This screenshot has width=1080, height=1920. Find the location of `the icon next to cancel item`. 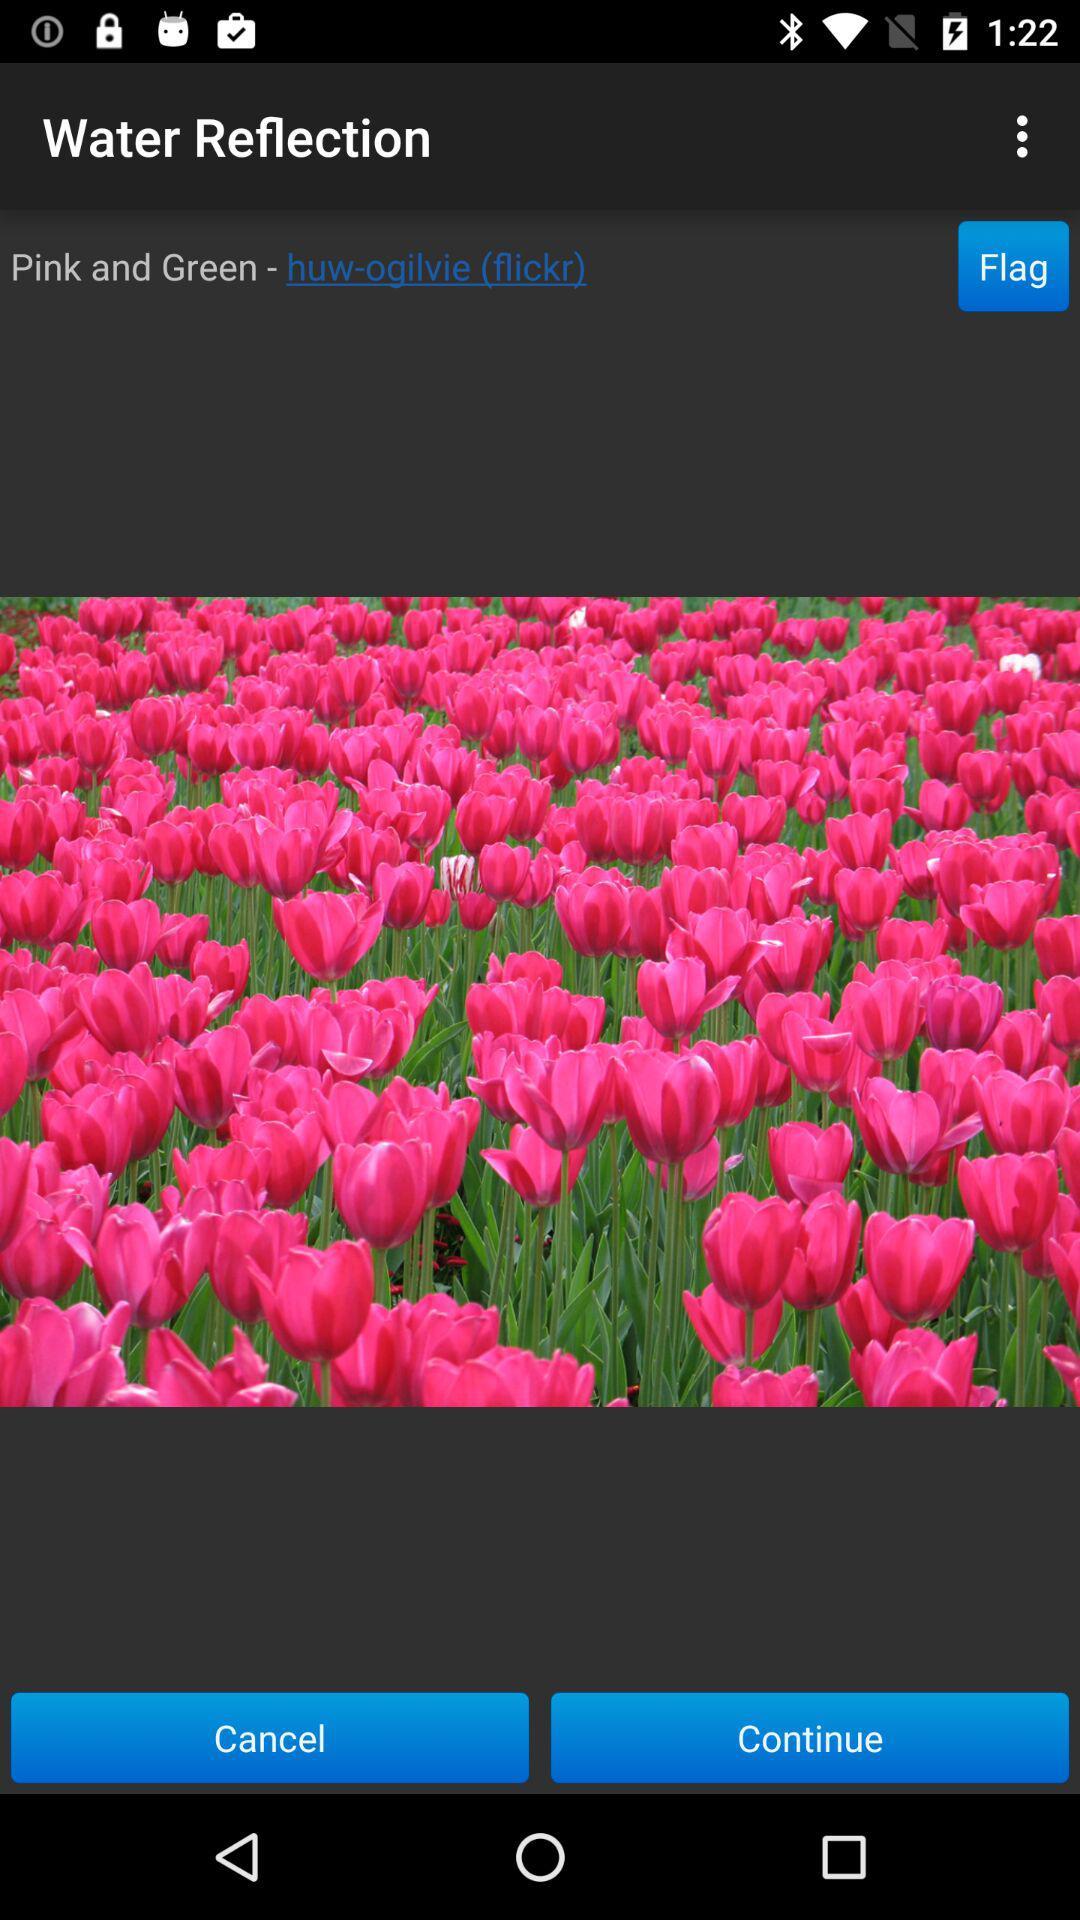

the icon next to cancel item is located at coordinates (810, 1736).